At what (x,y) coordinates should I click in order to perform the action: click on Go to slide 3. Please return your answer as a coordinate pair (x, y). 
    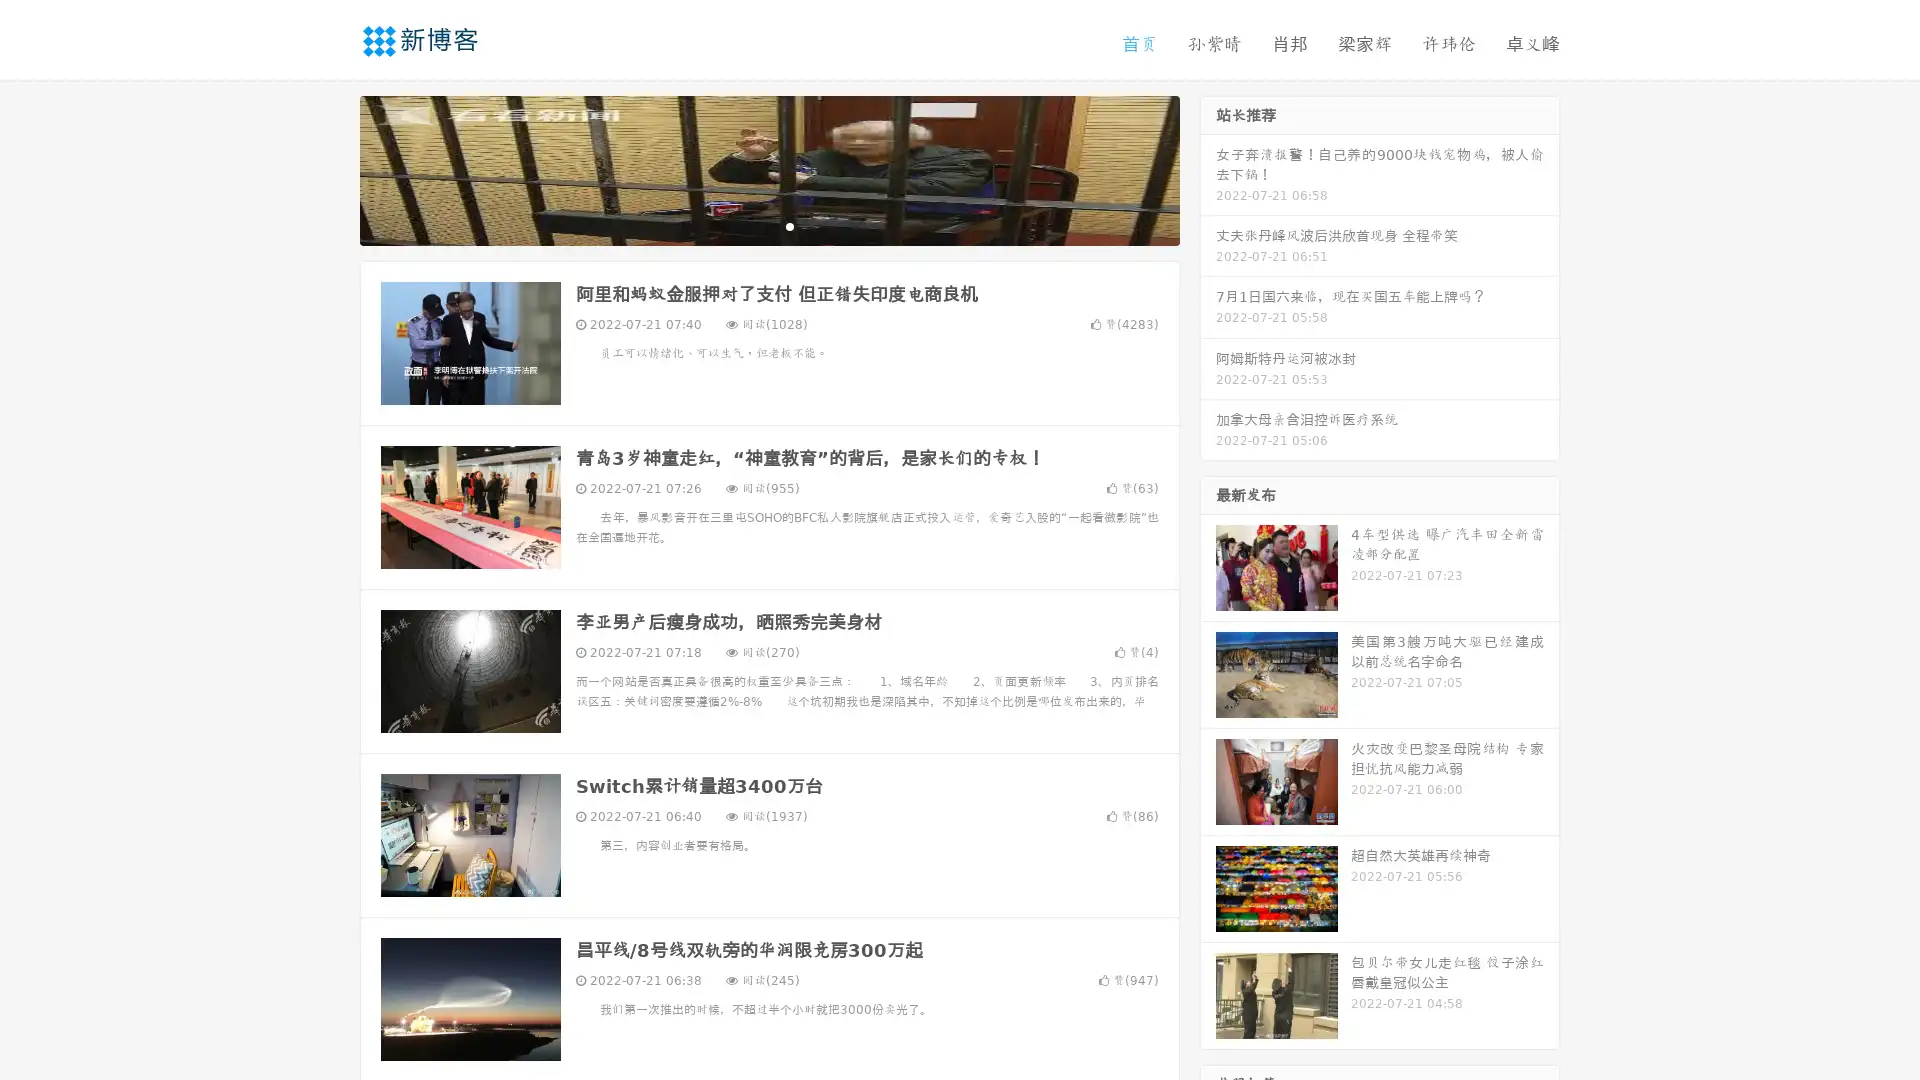
    Looking at the image, I should click on (789, 225).